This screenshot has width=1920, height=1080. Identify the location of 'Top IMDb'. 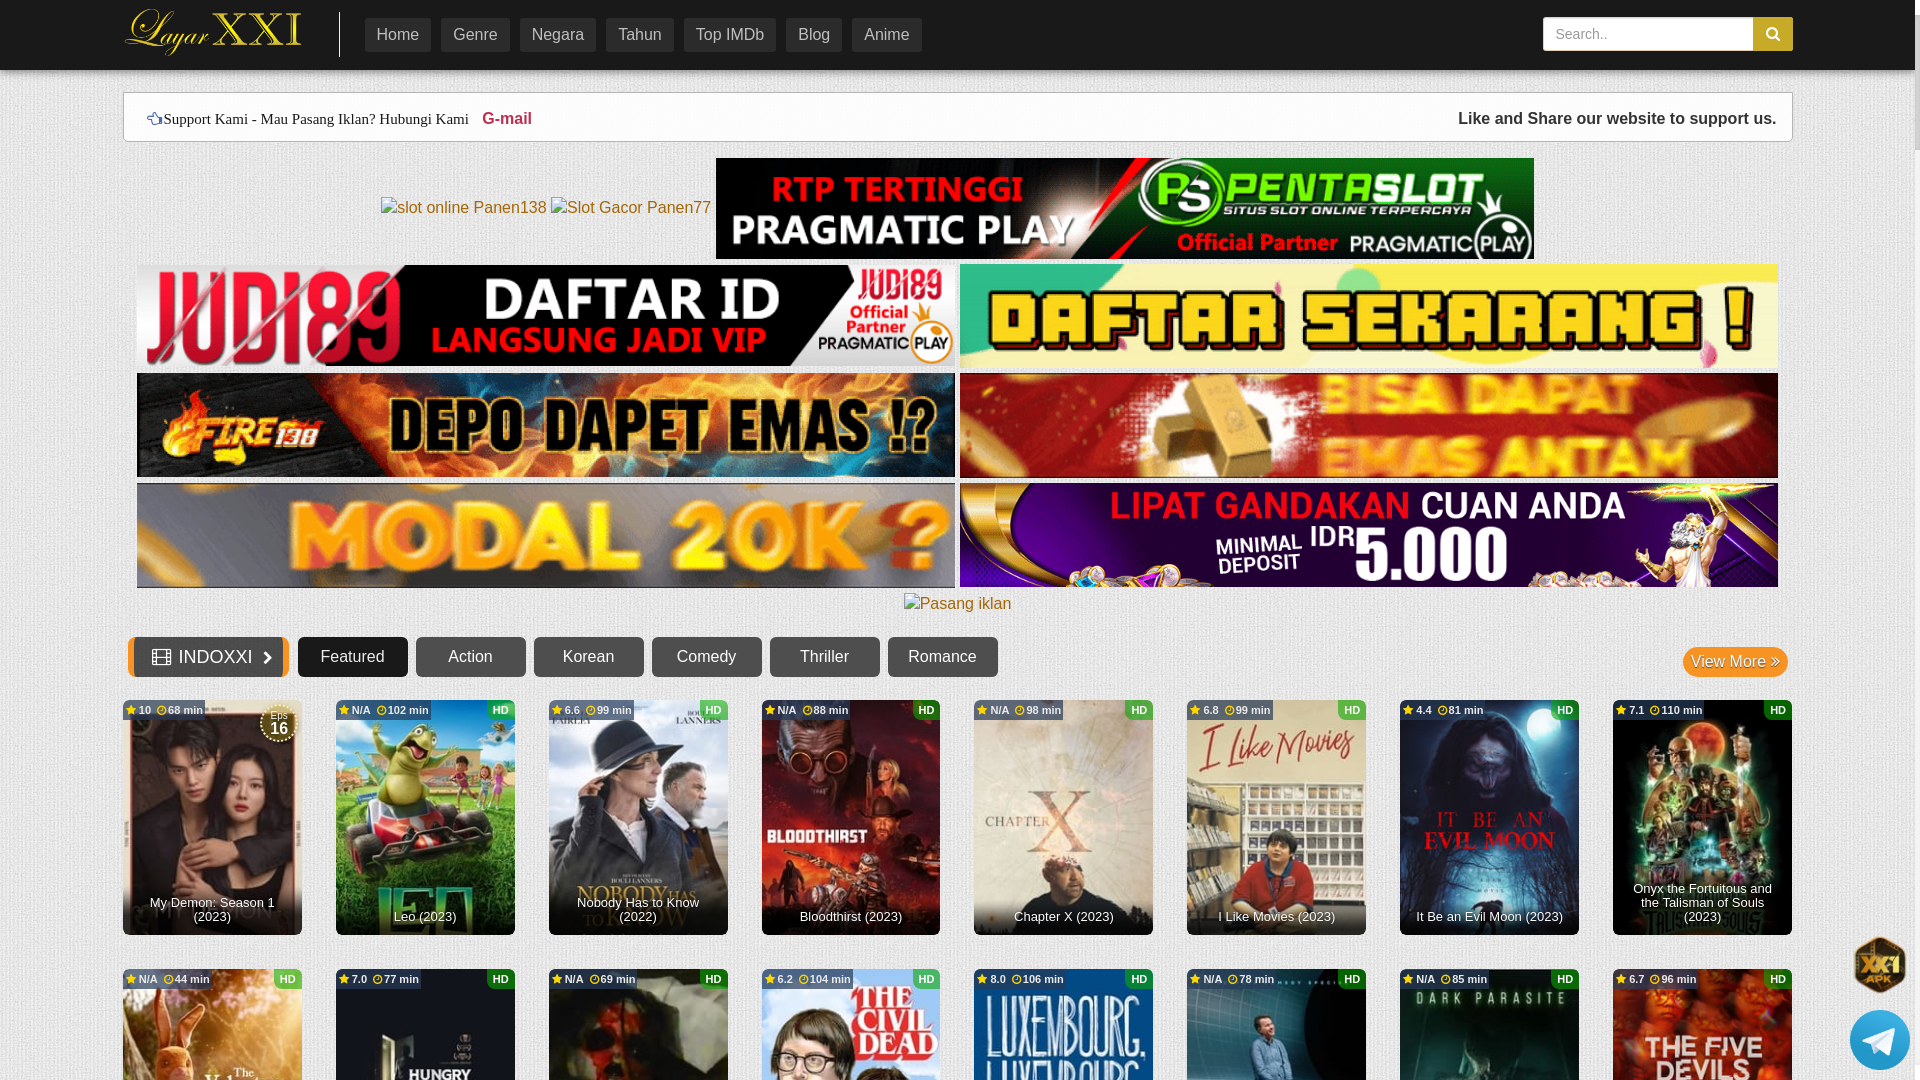
(728, 34).